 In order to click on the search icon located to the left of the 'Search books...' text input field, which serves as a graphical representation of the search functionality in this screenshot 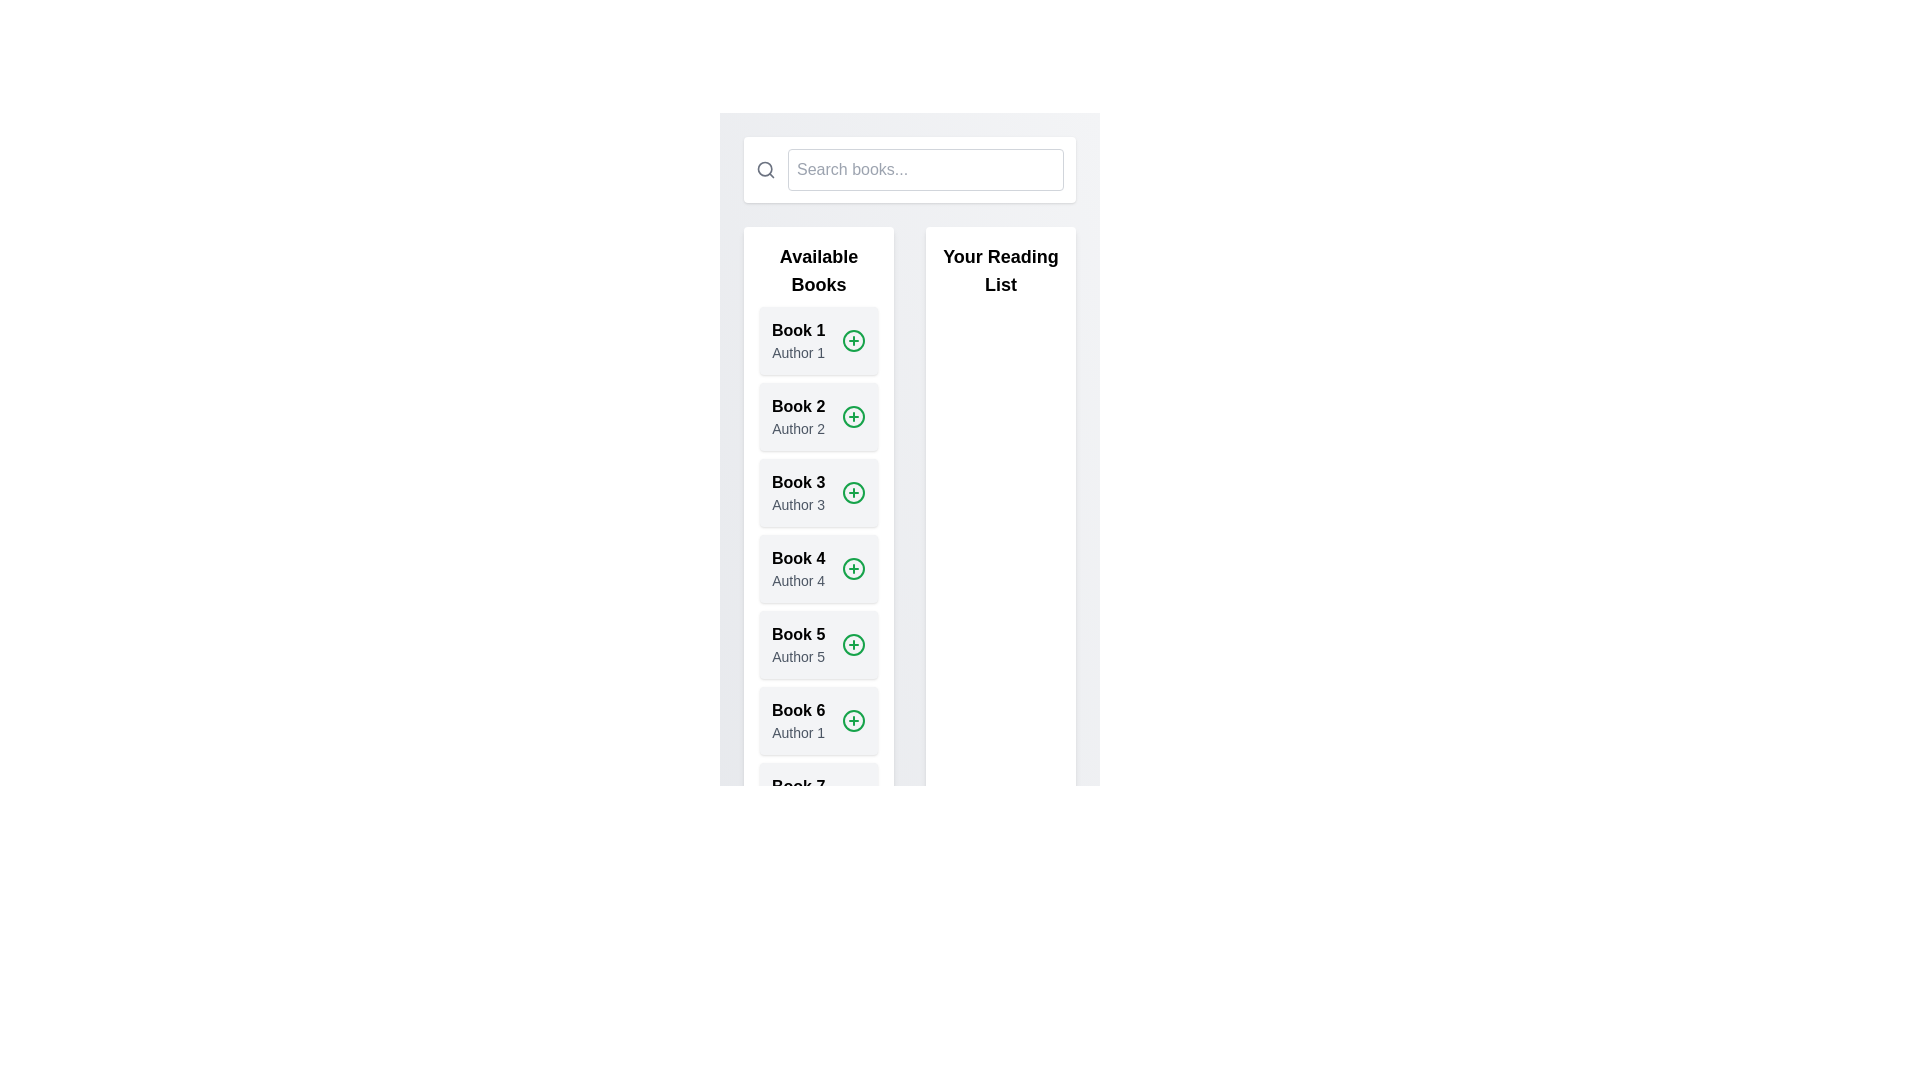, I will do `click(765, 168)`.